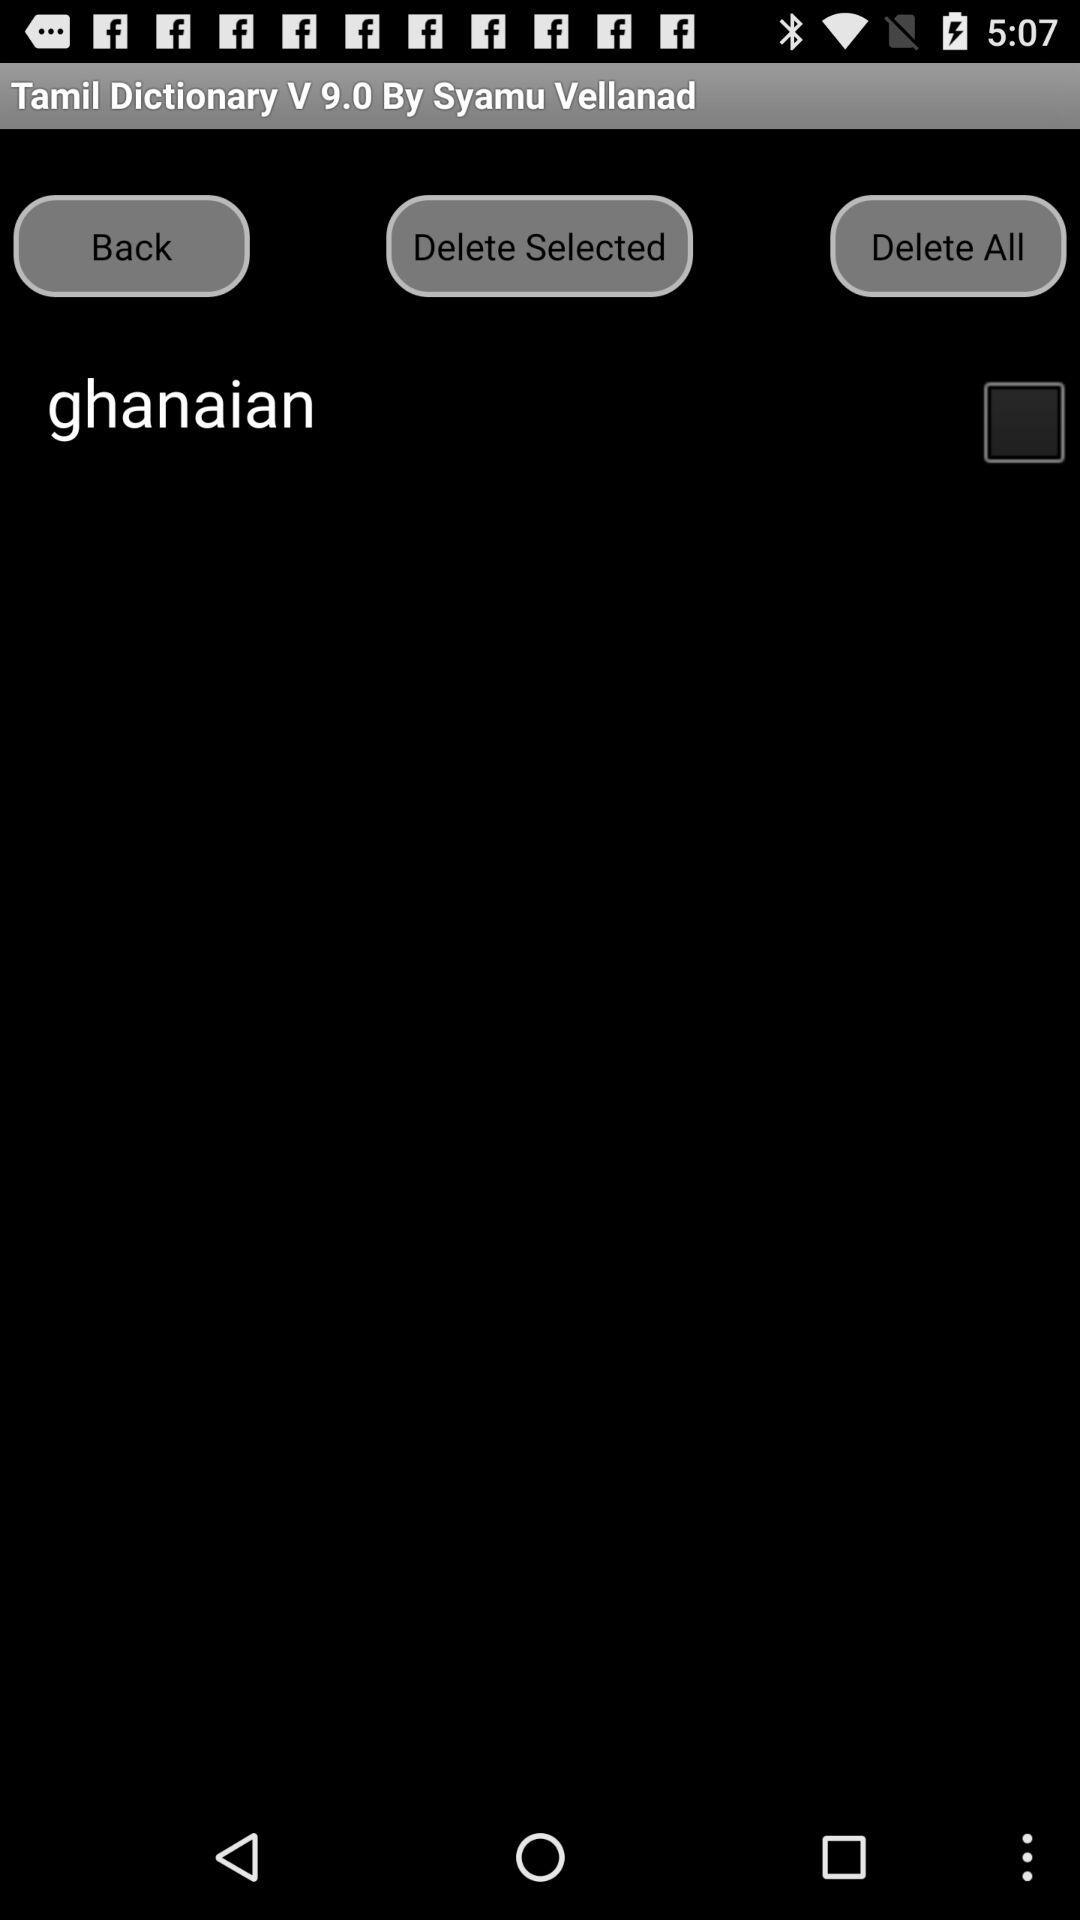  I want to click on button below the delete all button, so click(1023, 419).